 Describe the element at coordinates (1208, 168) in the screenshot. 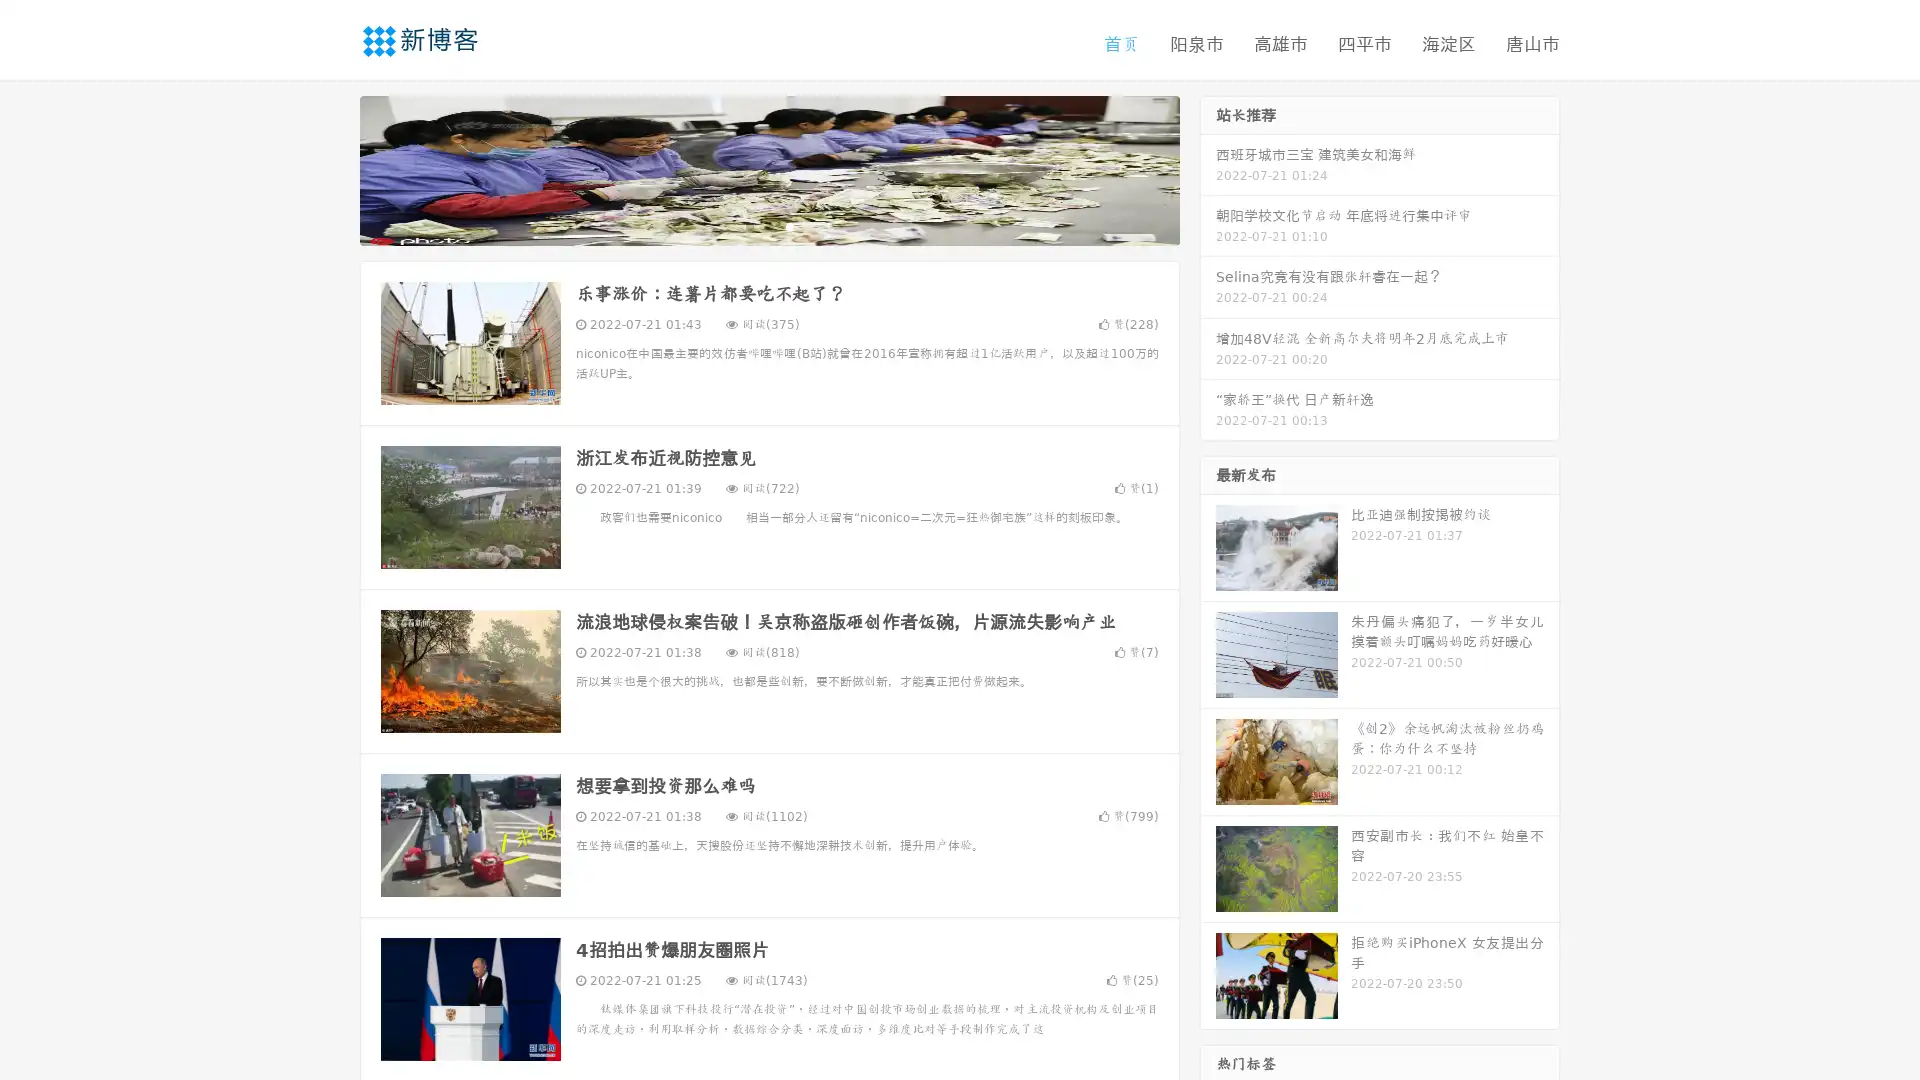

I see `Next slide` at that location.